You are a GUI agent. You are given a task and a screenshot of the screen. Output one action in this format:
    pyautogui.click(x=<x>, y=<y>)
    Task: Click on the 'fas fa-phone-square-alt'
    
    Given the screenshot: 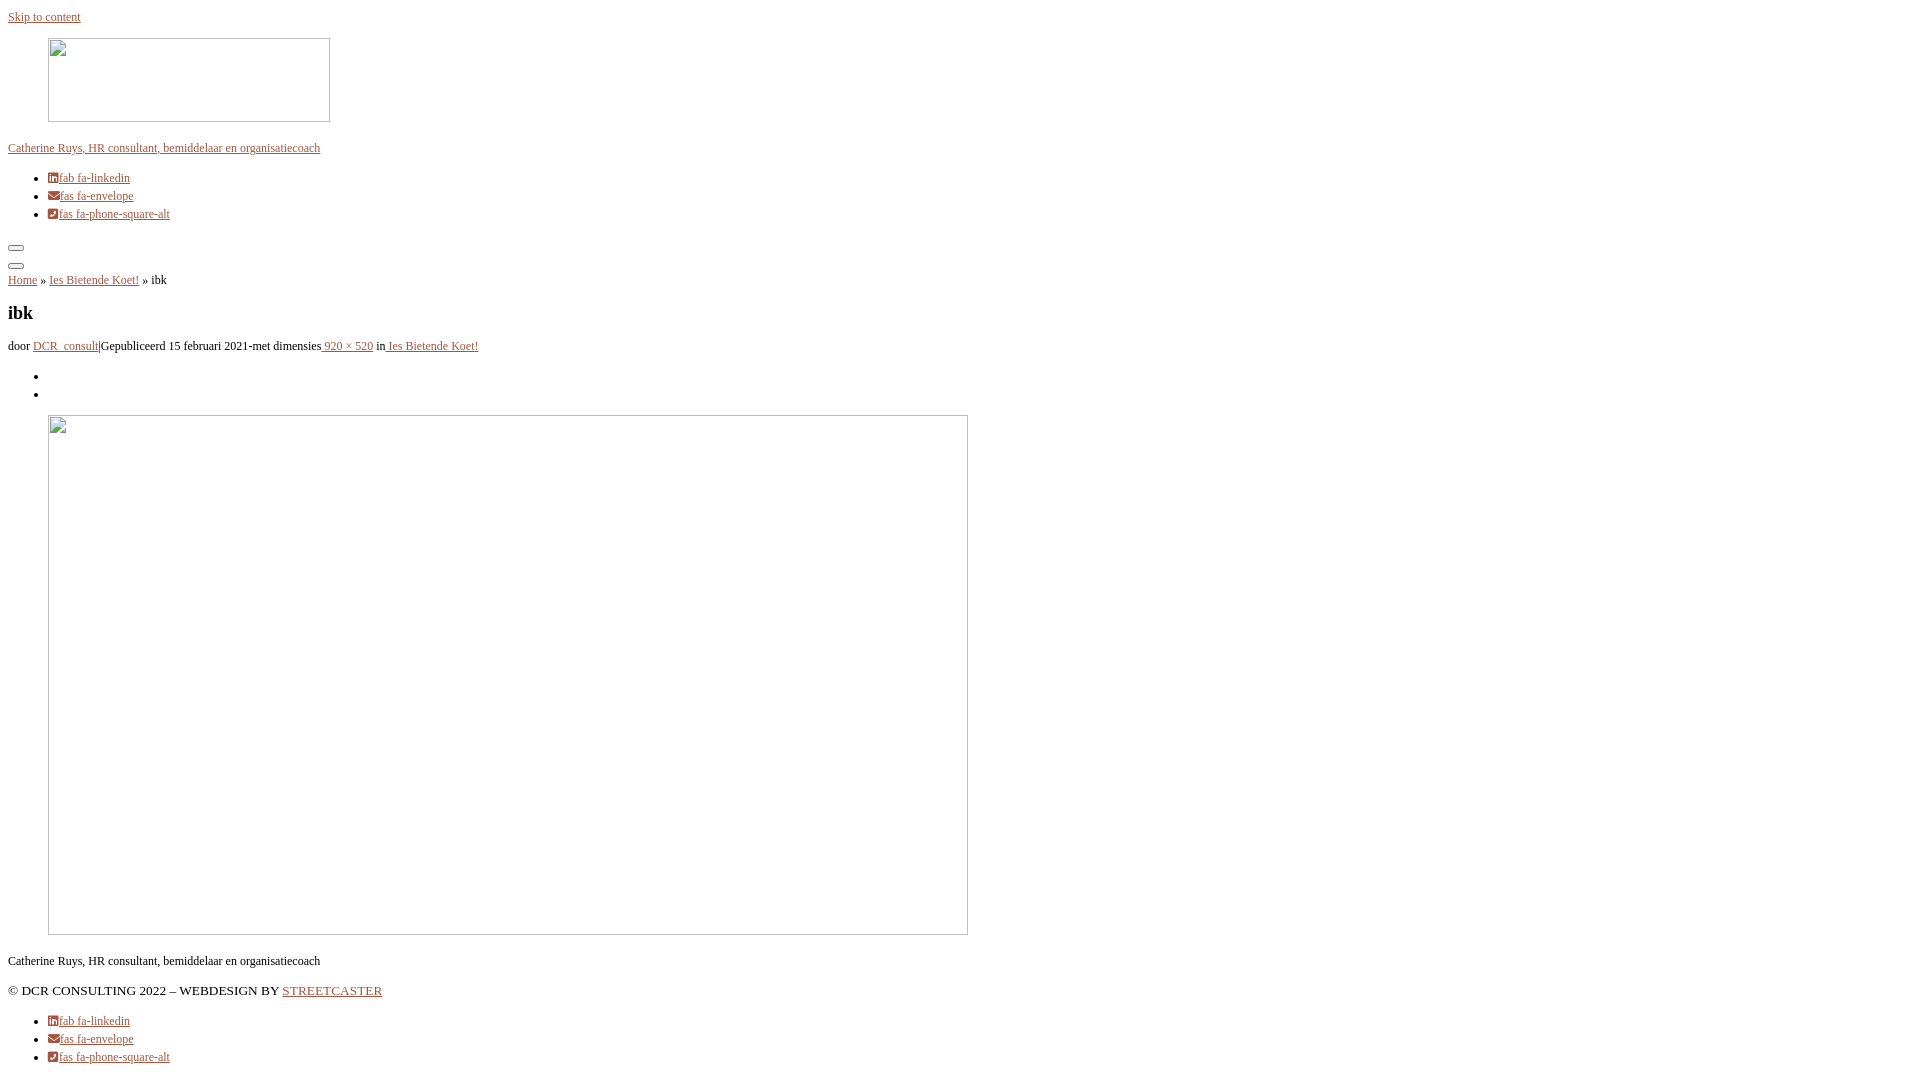 What is the action you would take?
    pyautogui.click(x=108, y=213)
    